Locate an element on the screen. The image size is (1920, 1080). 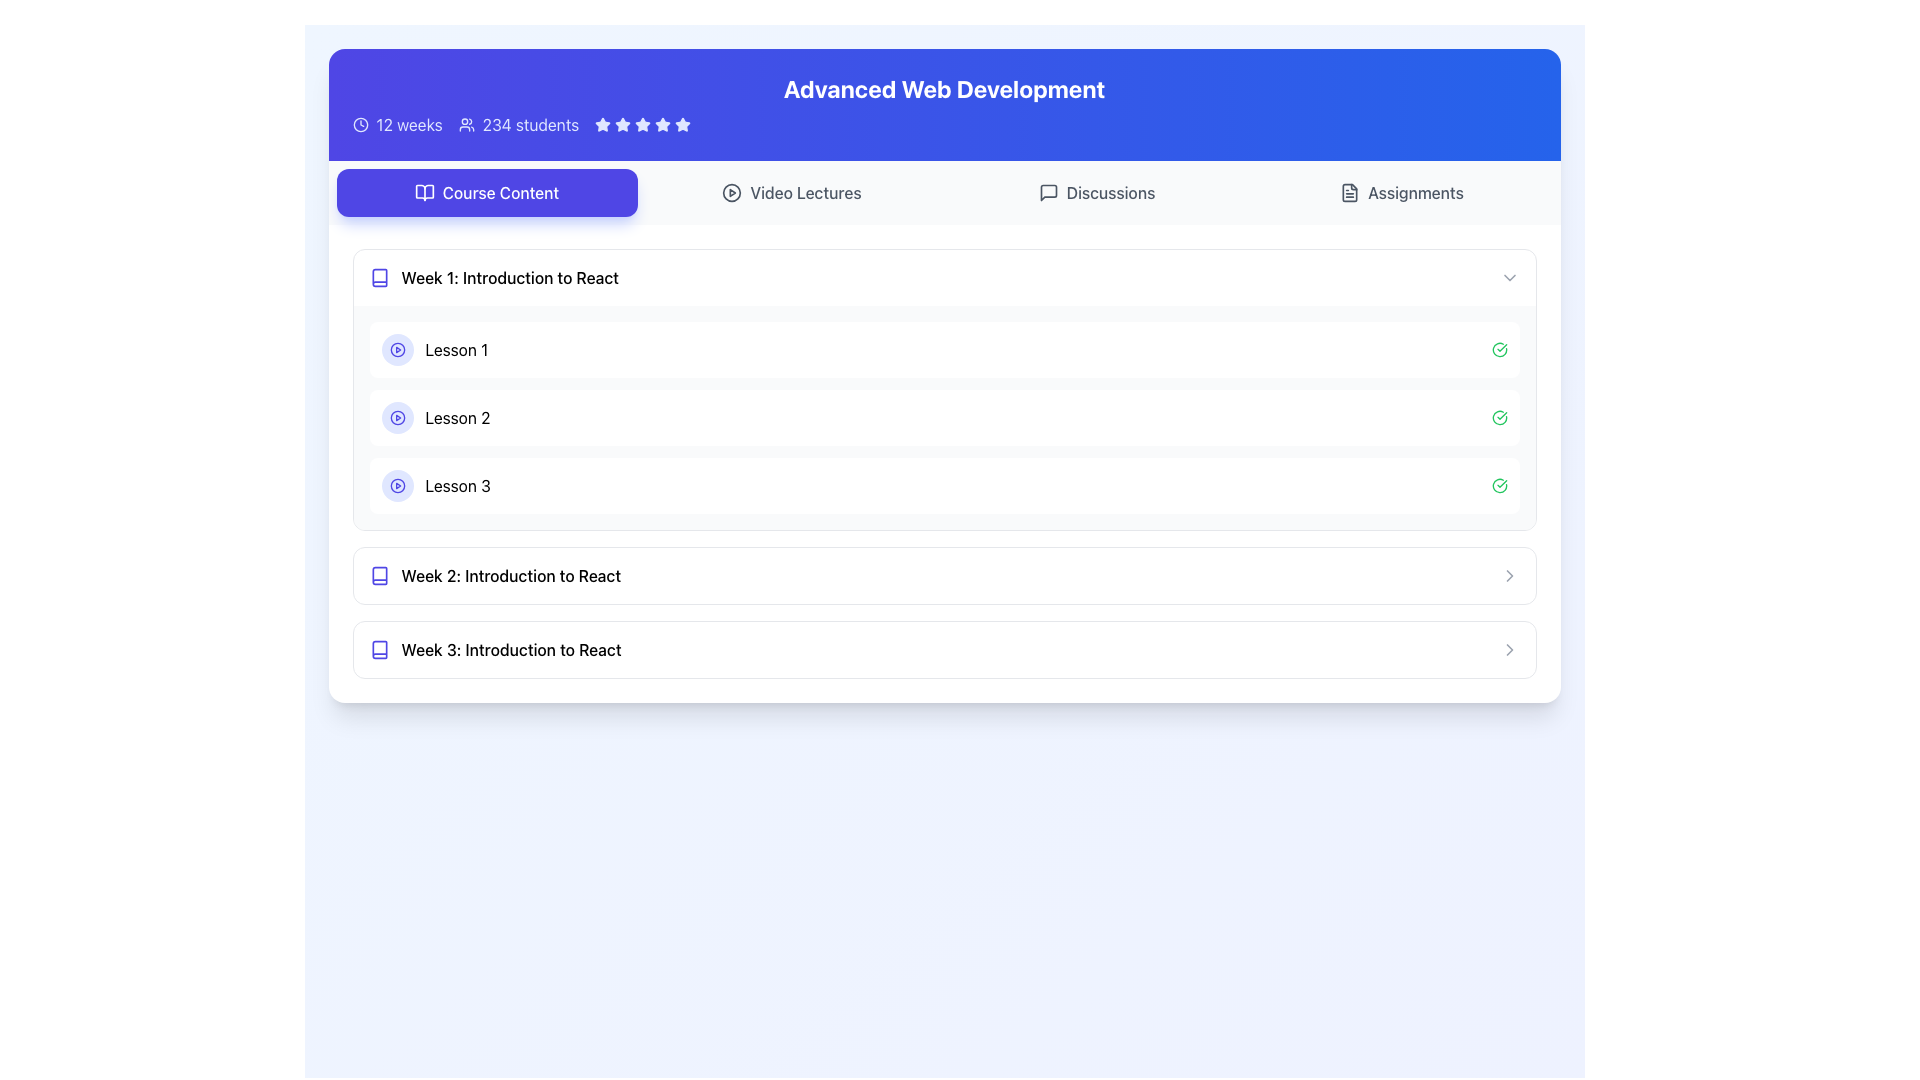
the fourth rating star icon, which is part of a group of five stars aligned horizontally is located at coordinates (662, 123).